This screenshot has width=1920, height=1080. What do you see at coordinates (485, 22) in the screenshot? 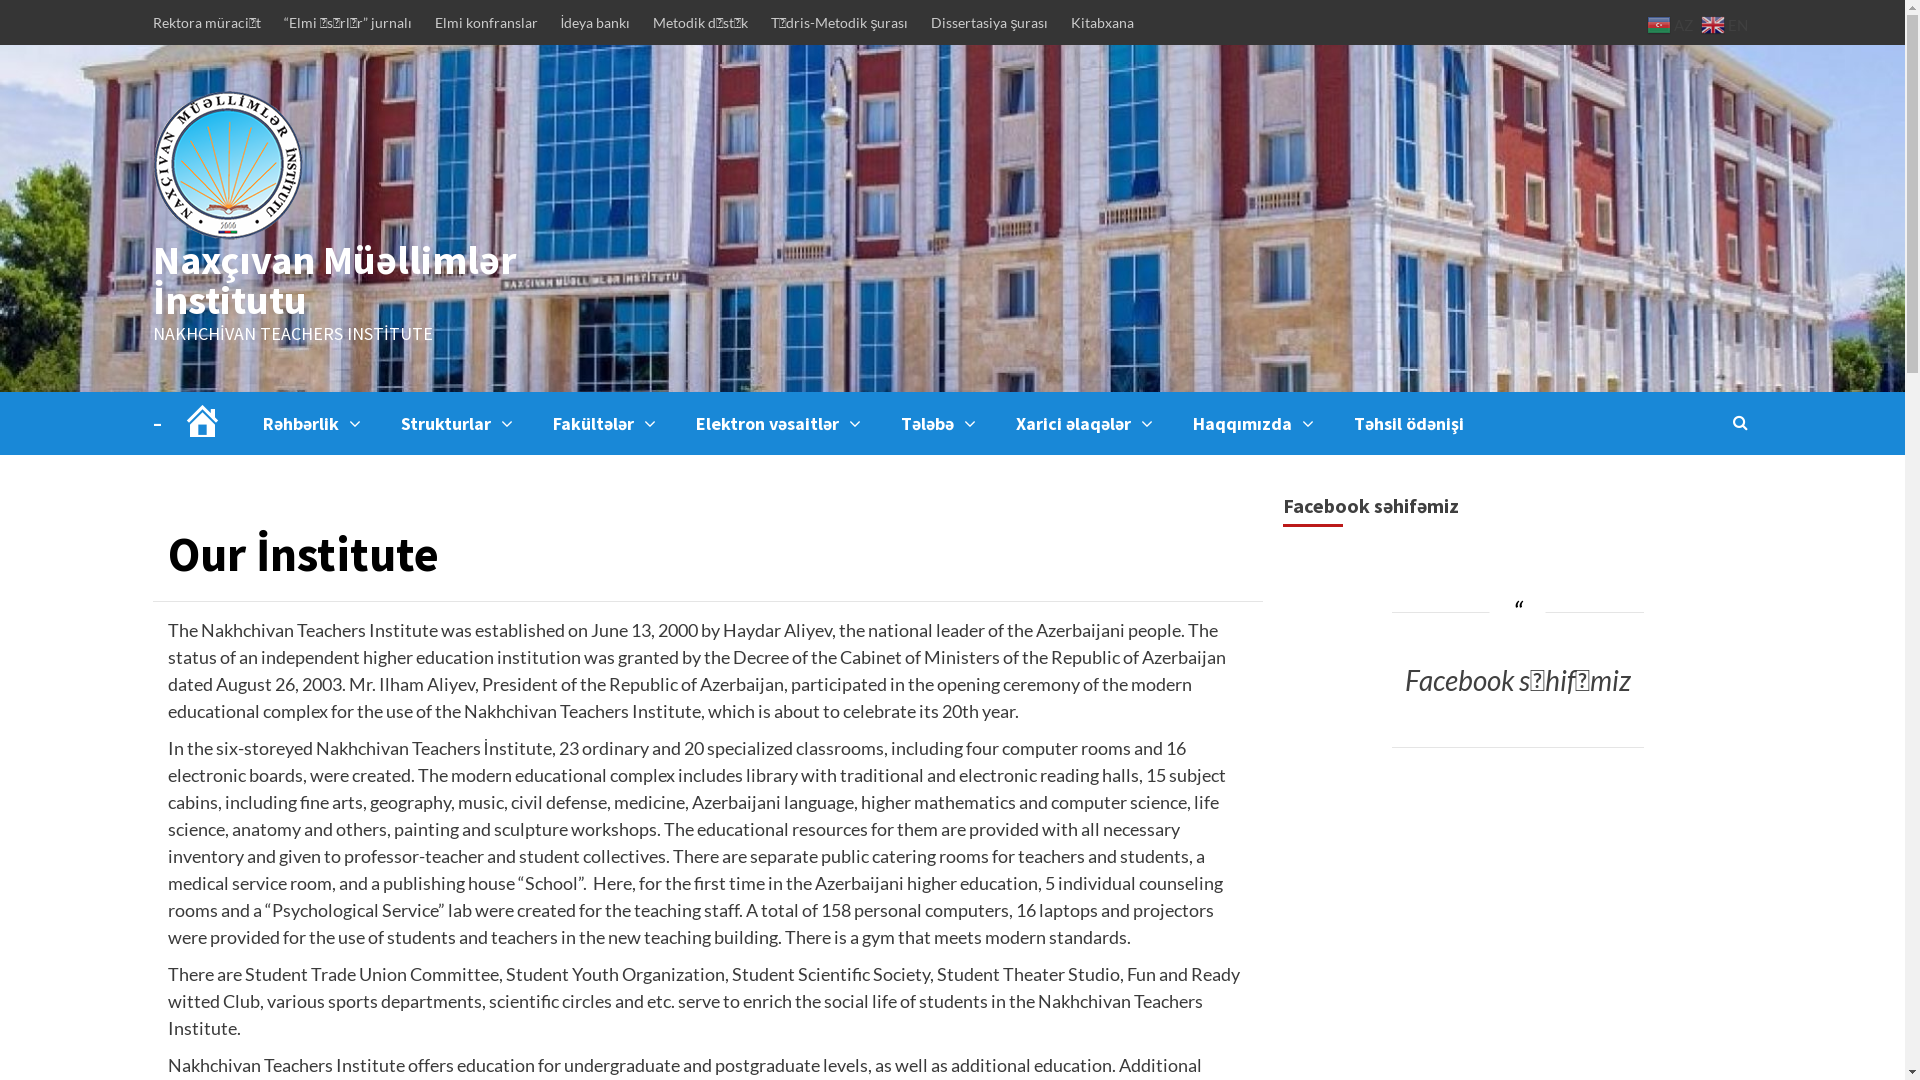
I see `'Elmi konfranslar'` at bounding box center [485, 22].